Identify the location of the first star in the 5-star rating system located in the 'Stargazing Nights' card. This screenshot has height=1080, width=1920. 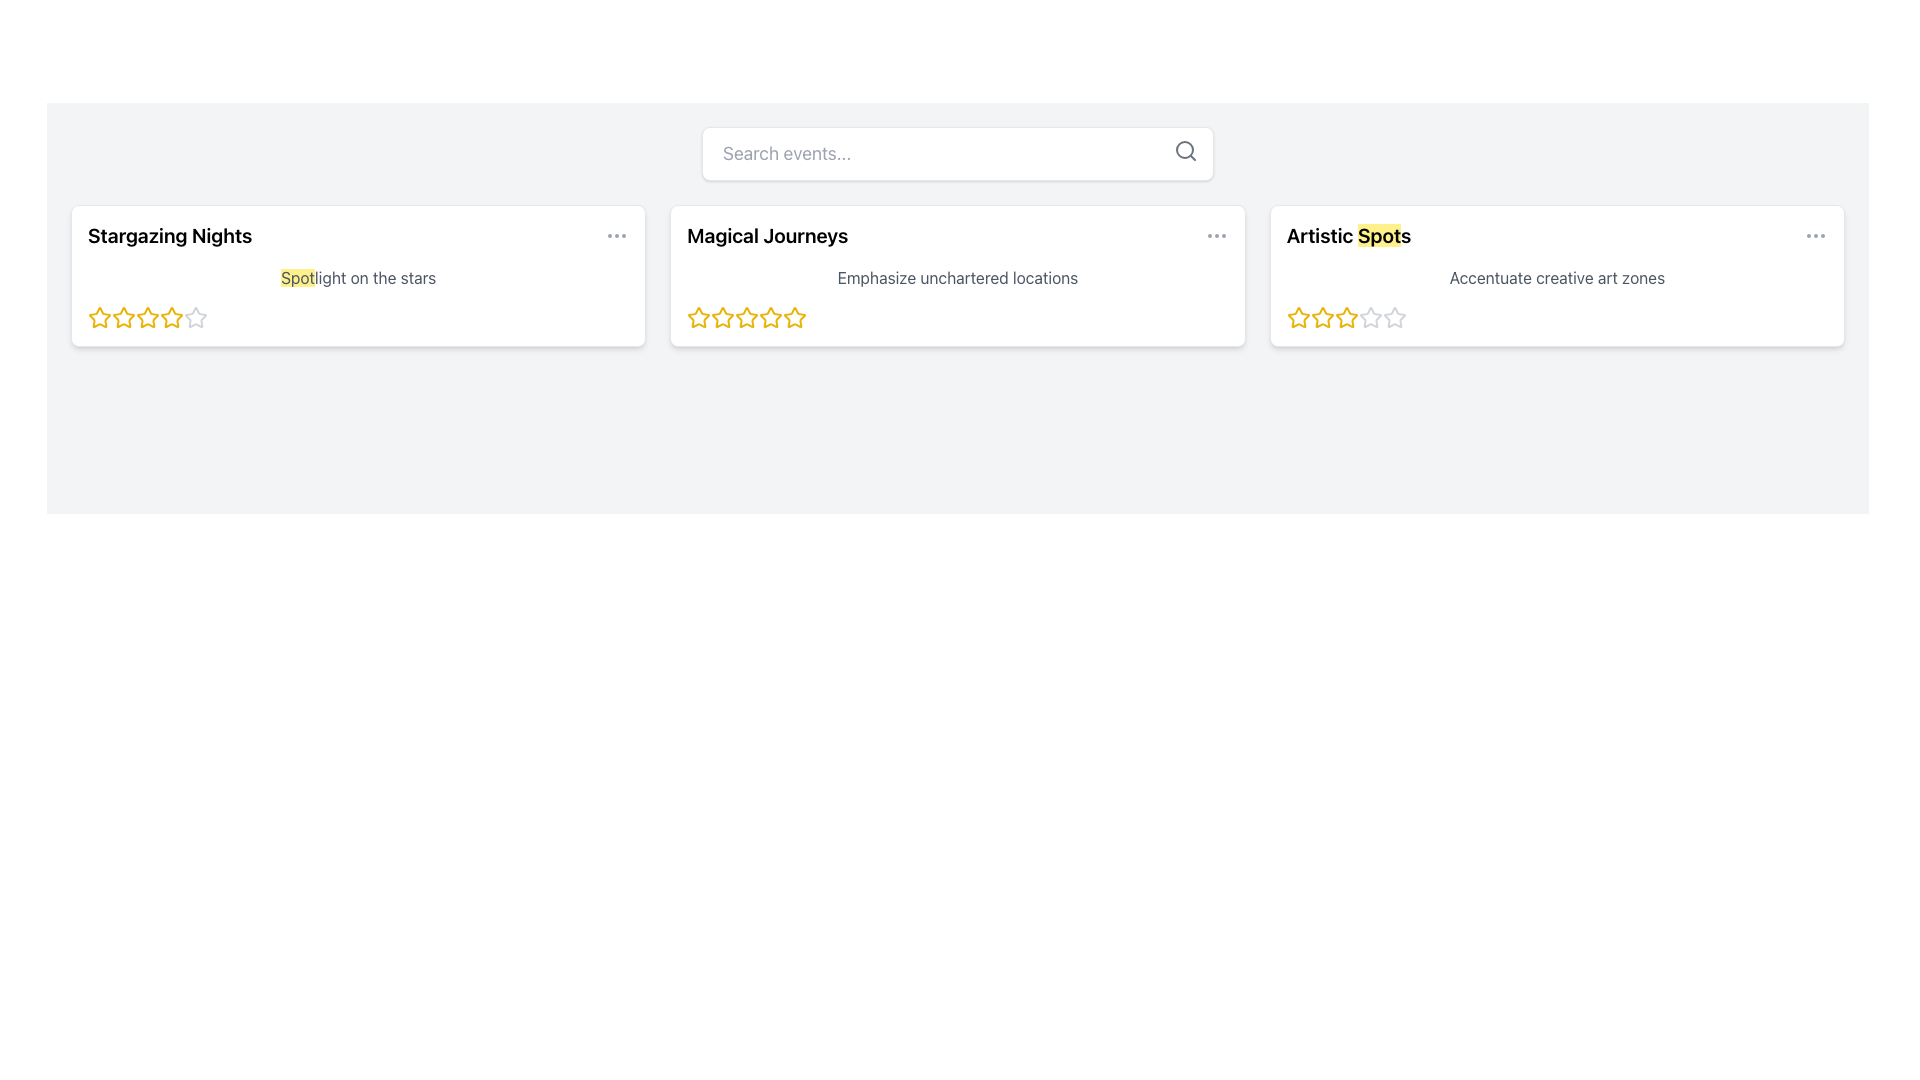
(99, 316).